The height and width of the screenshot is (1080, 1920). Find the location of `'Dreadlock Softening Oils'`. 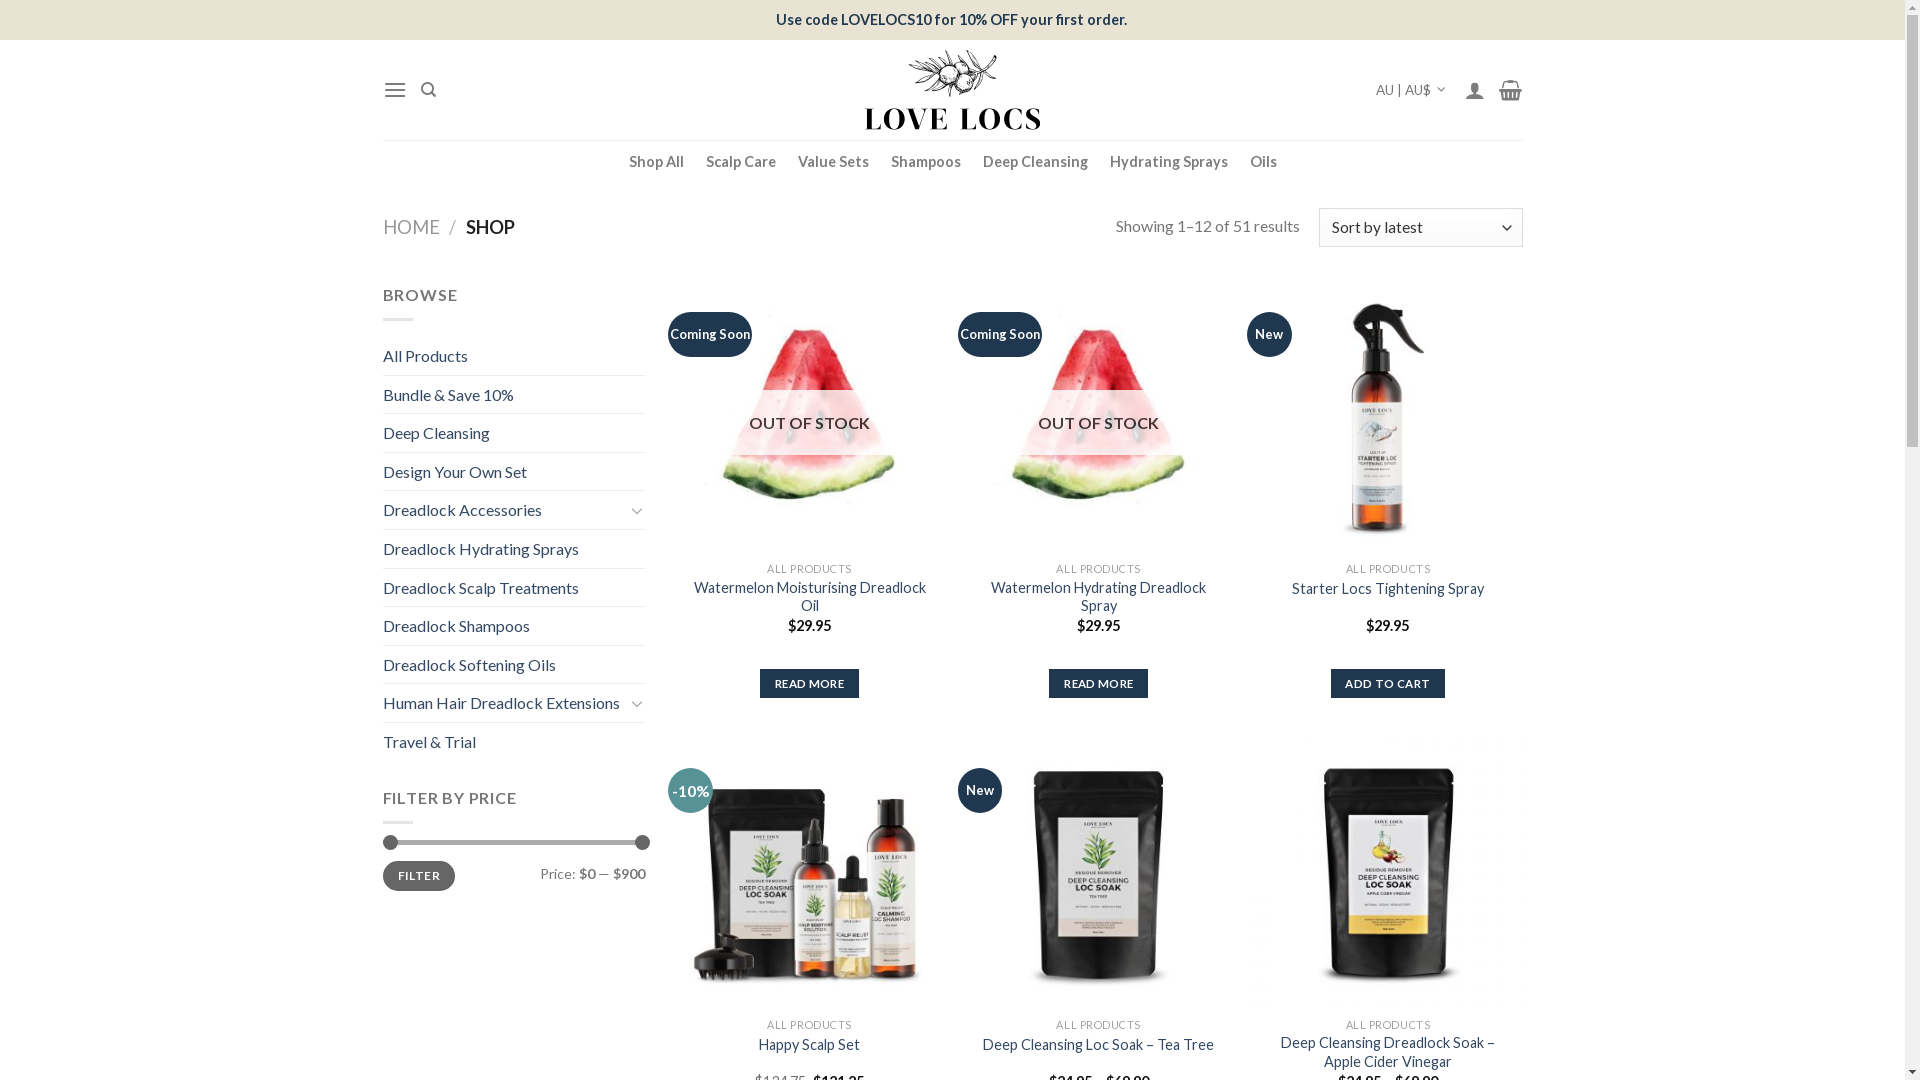

'Dreadlock Softening Oils' is located at coordinates (513, 664).